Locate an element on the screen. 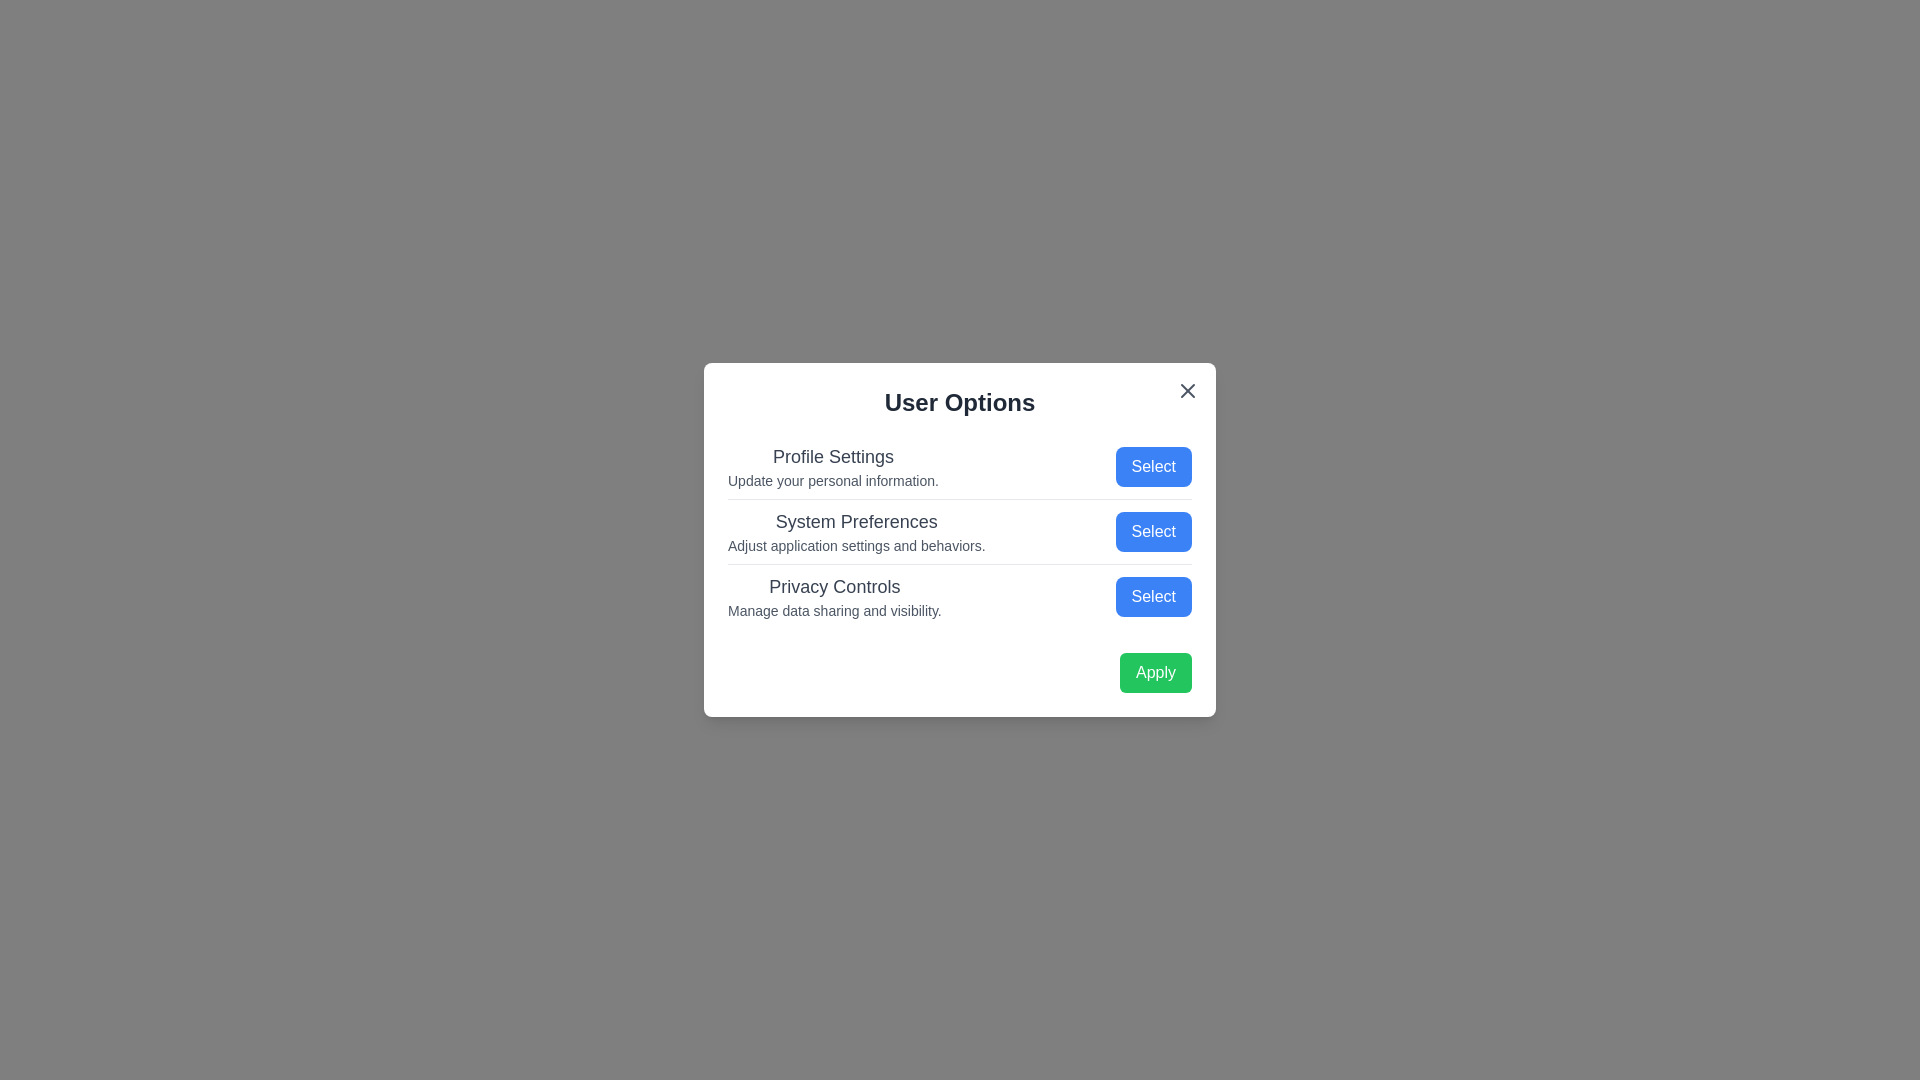 This screenshot has width=1920, height=1080. the background outside the dialog to close it is located at coordinates (9, 10).